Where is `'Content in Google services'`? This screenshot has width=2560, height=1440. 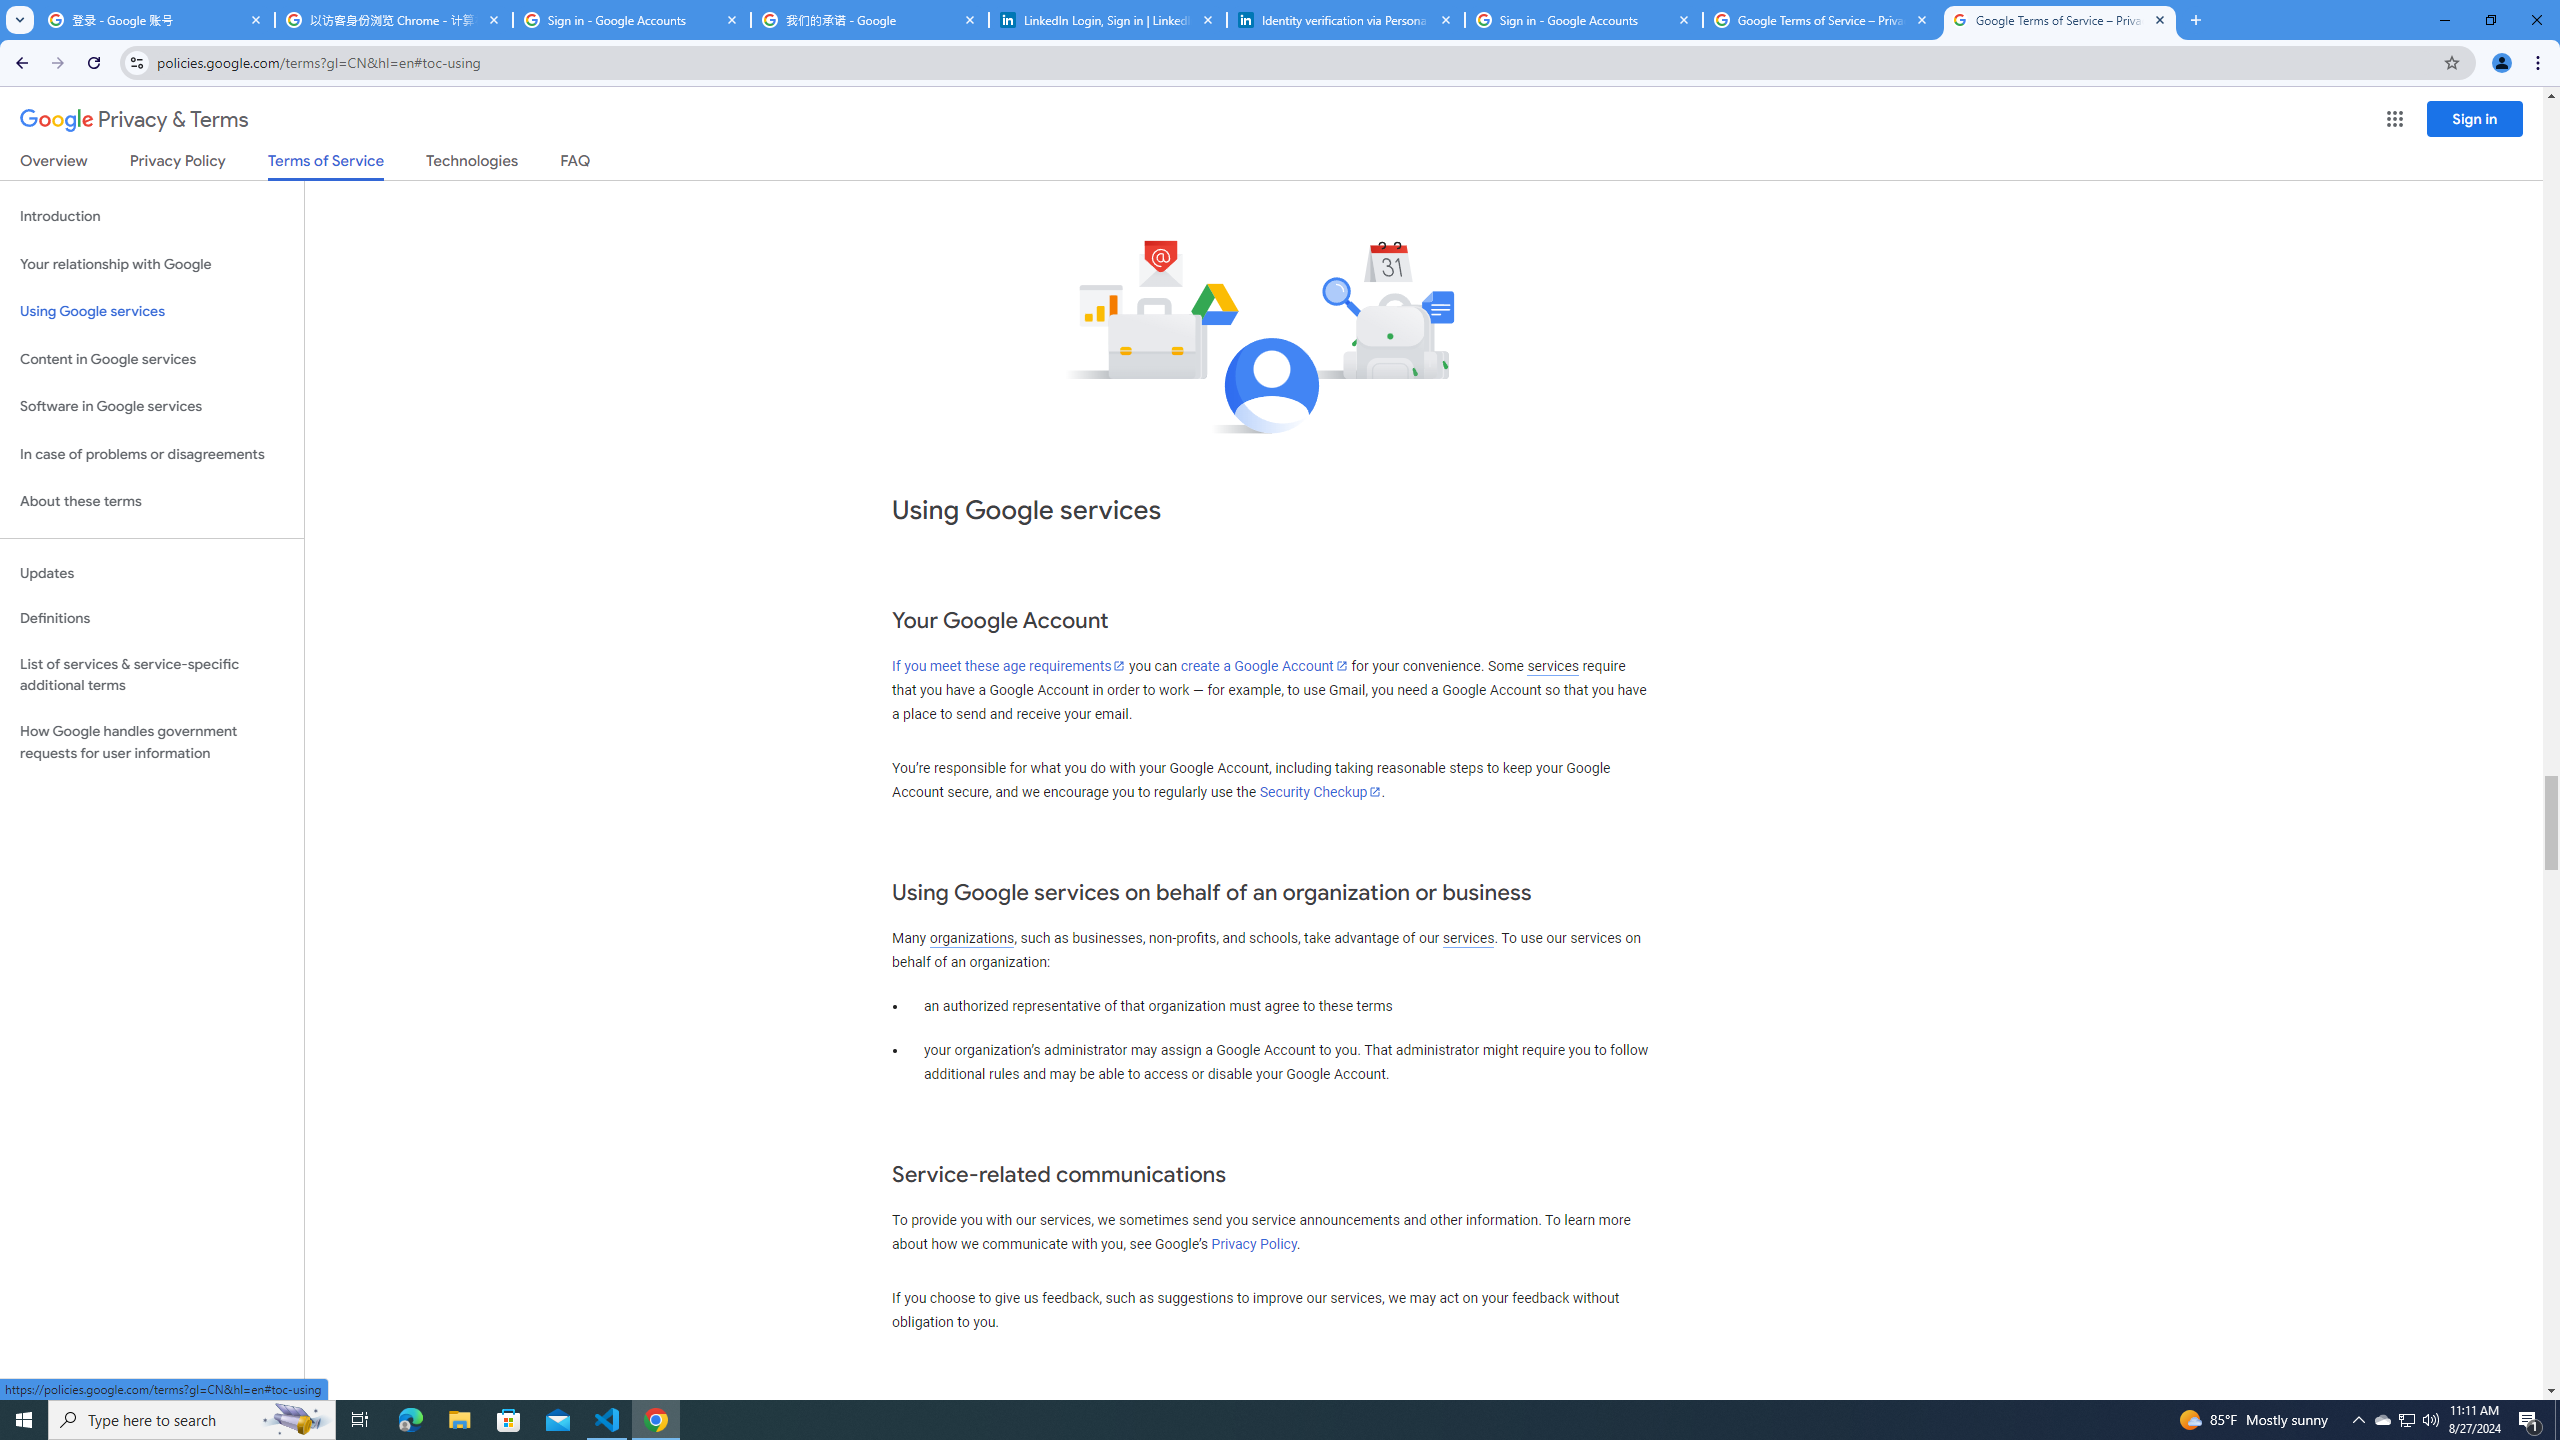 'Content in Google services' is located at coordinates (151, 360).